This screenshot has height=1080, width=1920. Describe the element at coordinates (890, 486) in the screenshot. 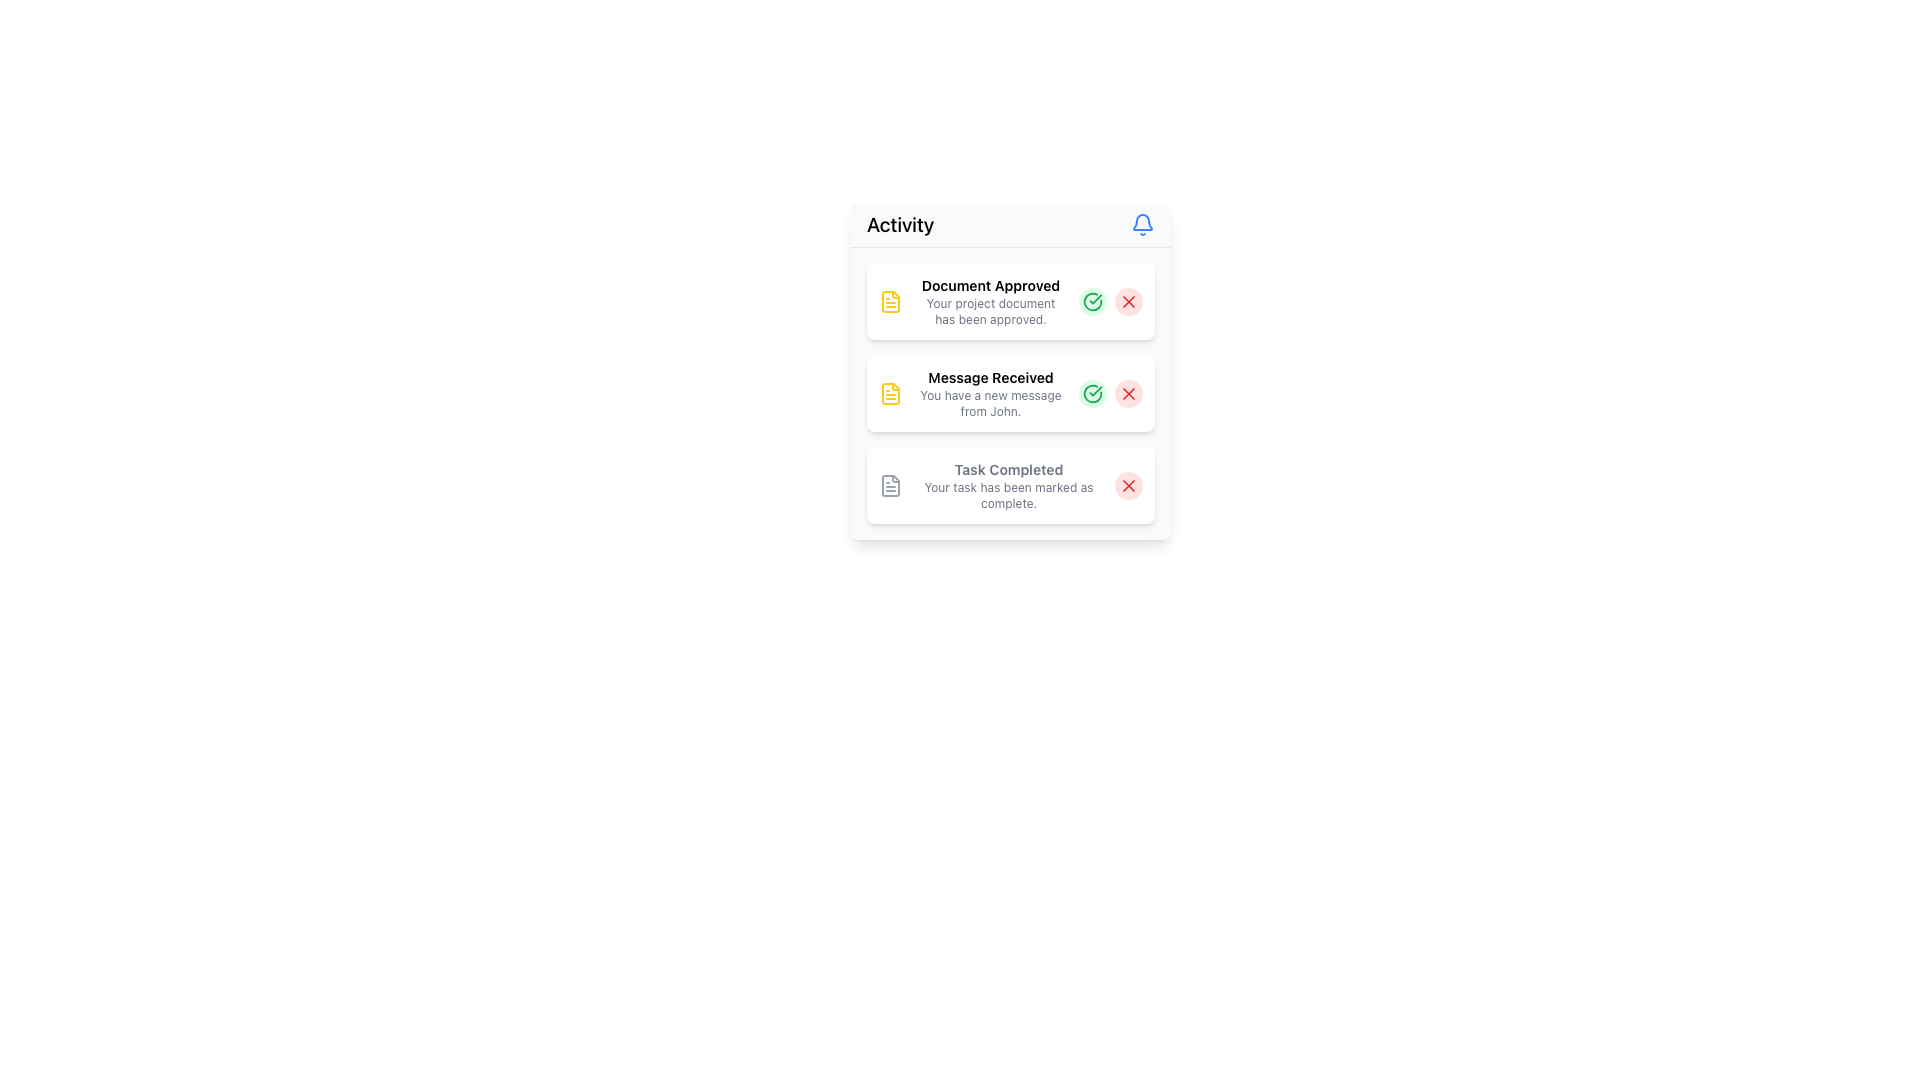

I see `the compact document icon with rounded corners and text lines located at the top-left corner of the 'Task Completed' notification` at that location.